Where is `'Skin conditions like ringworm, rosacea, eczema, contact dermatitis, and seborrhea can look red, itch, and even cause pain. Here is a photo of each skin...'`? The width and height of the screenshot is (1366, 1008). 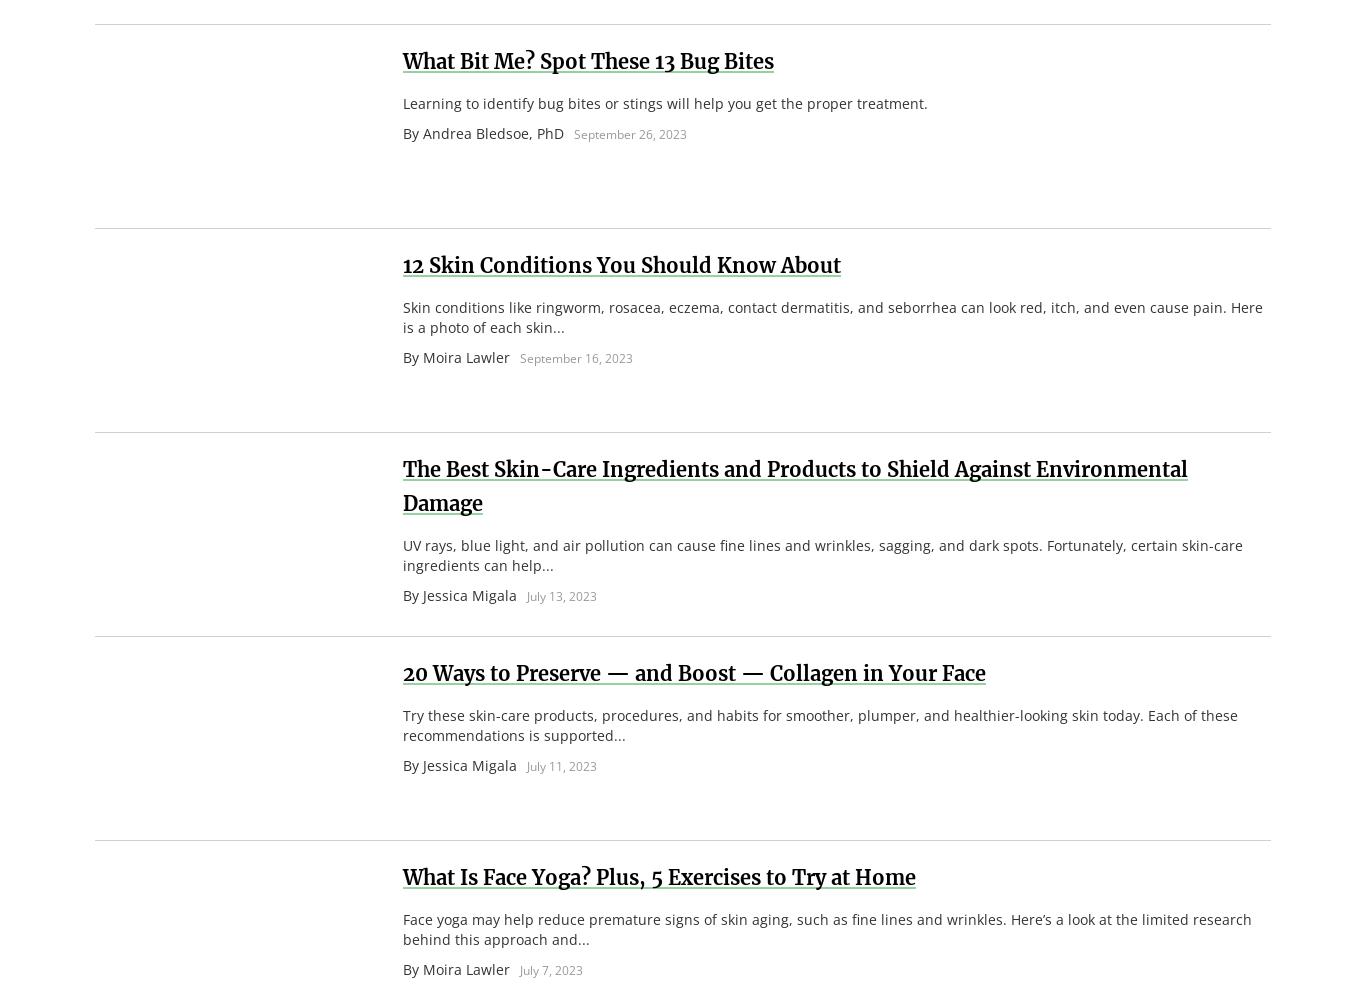 'Skin conditions like ringworm, rosacea, eczema, contact dermatitis, and seborrhea can look red, itch, and even cause pain. Here is a photo of each skin...' is located at coordinates (831, 316).